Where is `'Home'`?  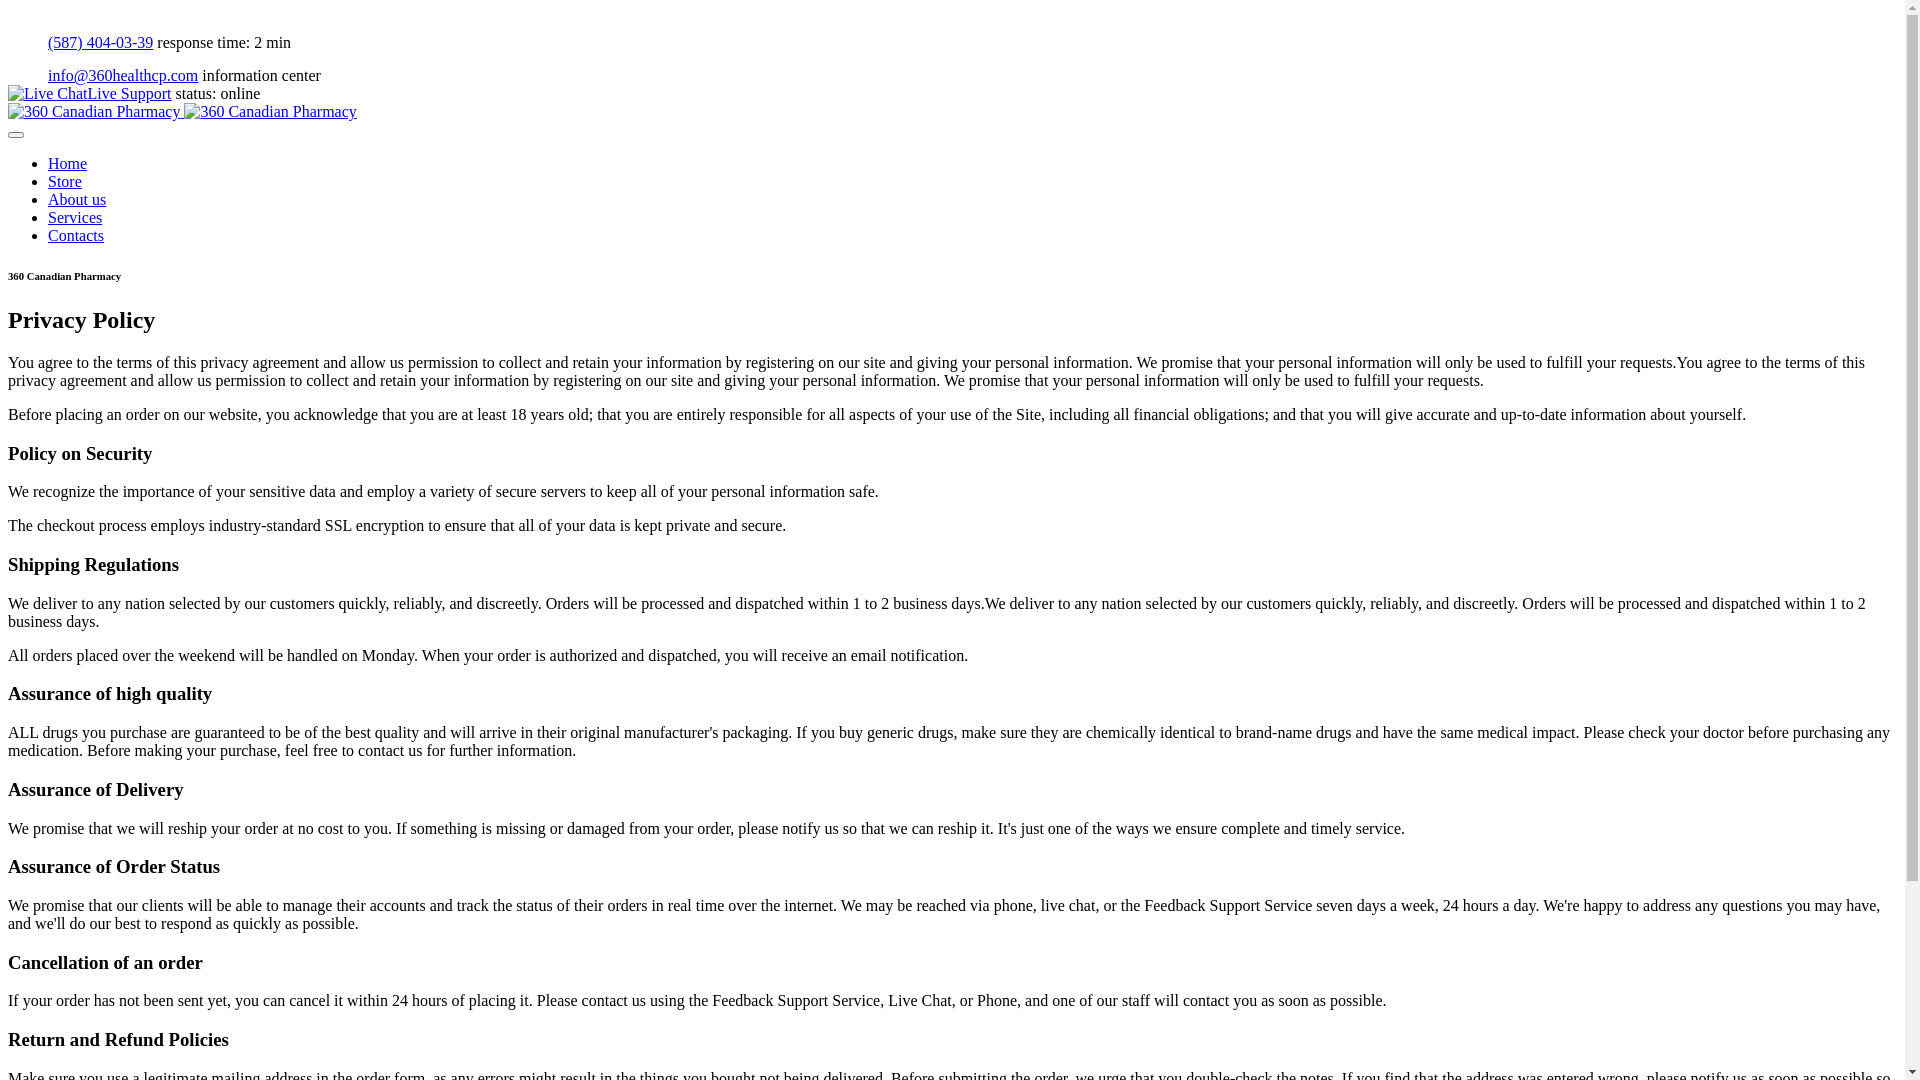 'Home' is located at coordinates (67, 162).